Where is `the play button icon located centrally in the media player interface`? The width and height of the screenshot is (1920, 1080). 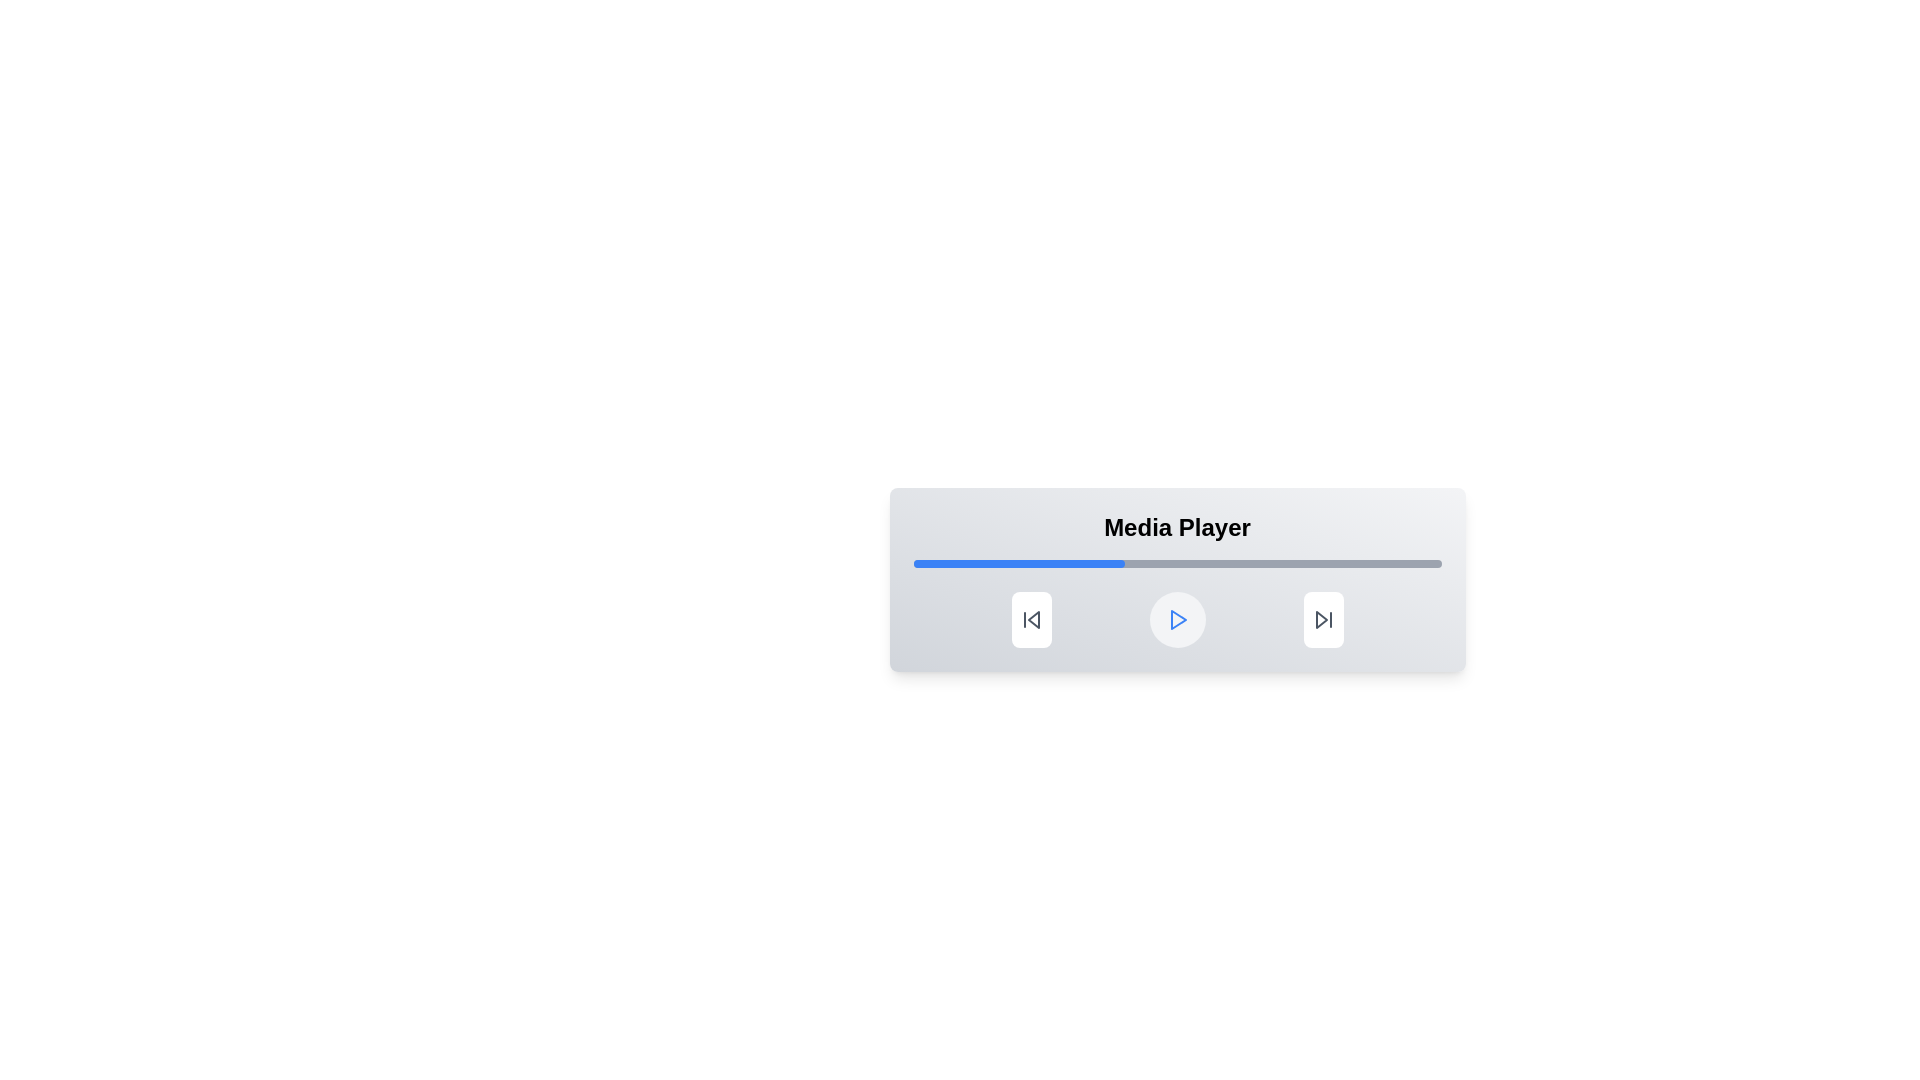
the play button icon located centrally in the media player interface is located at coordinates (1178, 619).